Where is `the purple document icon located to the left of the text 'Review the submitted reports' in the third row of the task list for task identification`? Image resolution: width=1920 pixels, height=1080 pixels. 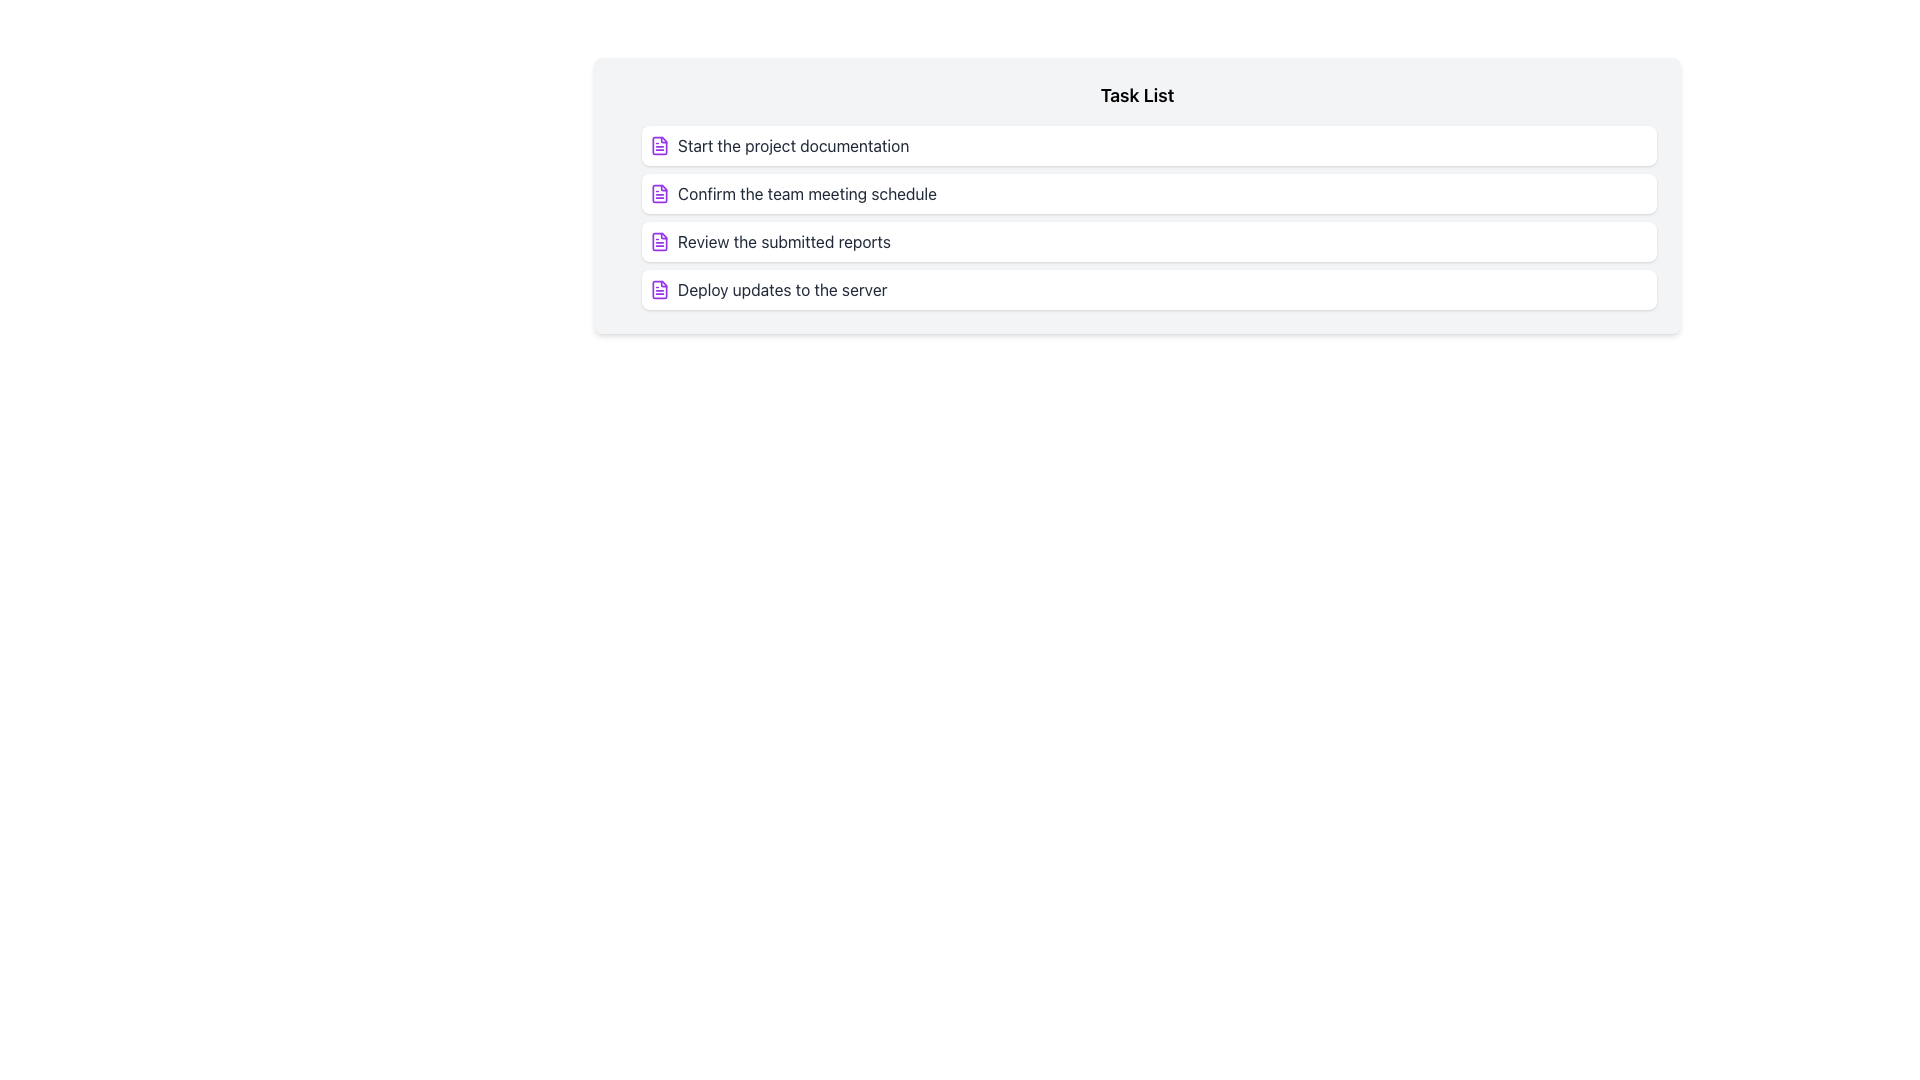 the purple document icon located to the left of the text 'Review the submitted reports' in the third row of the task list for task identification is located at coordinates (660, 241).